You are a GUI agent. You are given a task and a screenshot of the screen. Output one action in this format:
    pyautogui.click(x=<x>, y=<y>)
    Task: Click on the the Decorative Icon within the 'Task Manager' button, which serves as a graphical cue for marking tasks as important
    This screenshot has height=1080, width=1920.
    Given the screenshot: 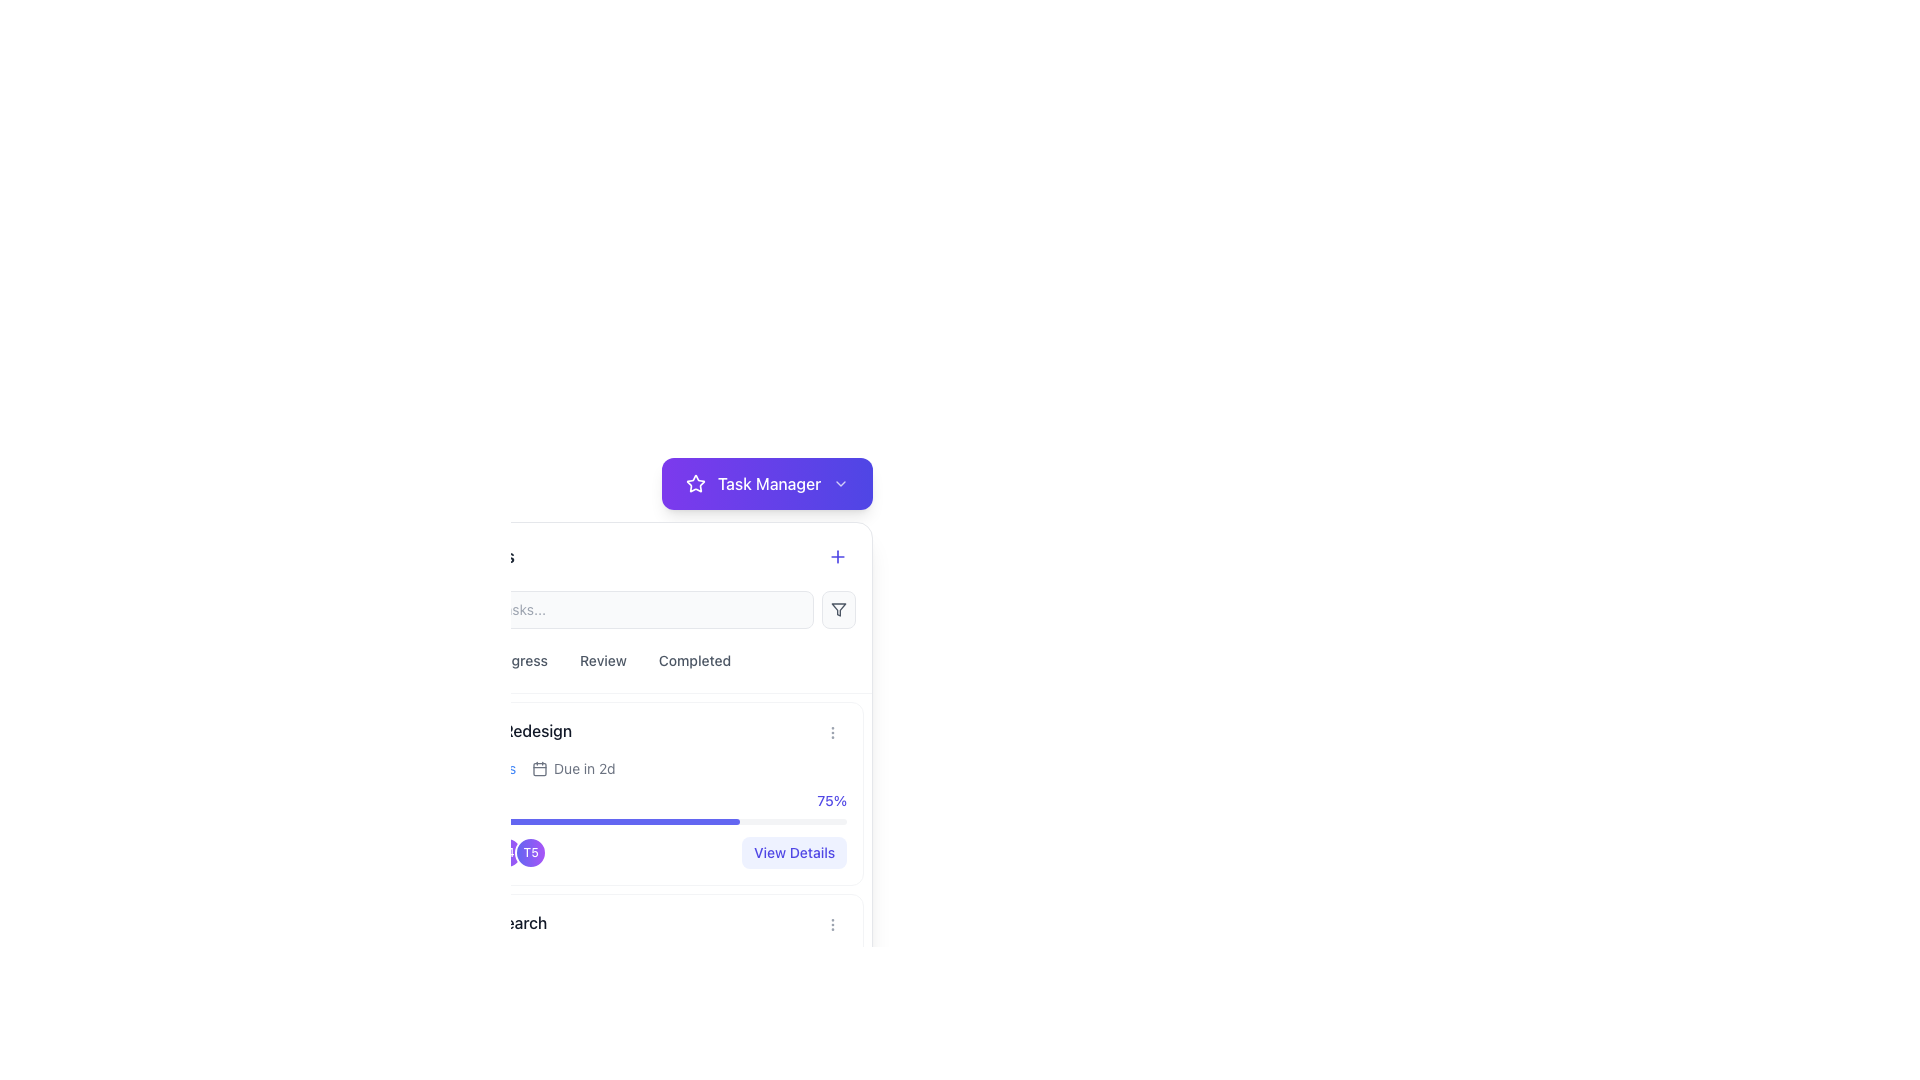 What is the action you would take?
    pyautogui.click(x=695, y=483)
    